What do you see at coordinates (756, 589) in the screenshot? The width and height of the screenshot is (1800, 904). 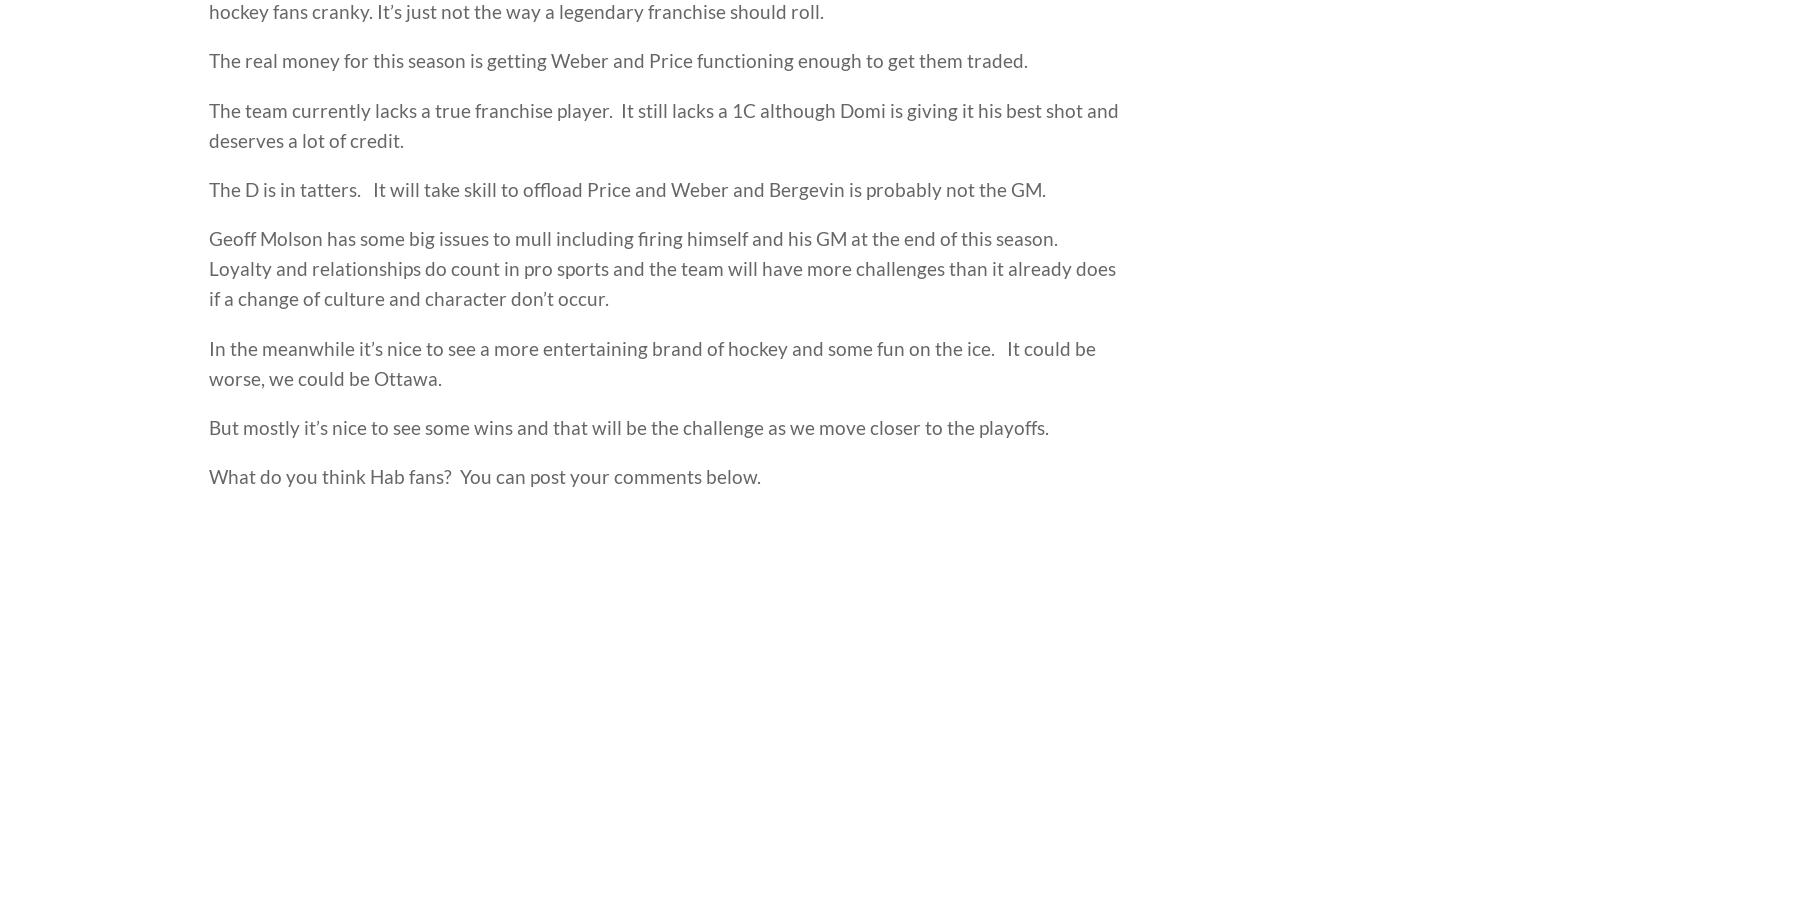 I see `'OPP Charge  Timberlock General Contracting Owner KEVIN PROULX w 22 Fraud Related  Offenses in Eastern Ontario'` at bounding box center [756, 589].